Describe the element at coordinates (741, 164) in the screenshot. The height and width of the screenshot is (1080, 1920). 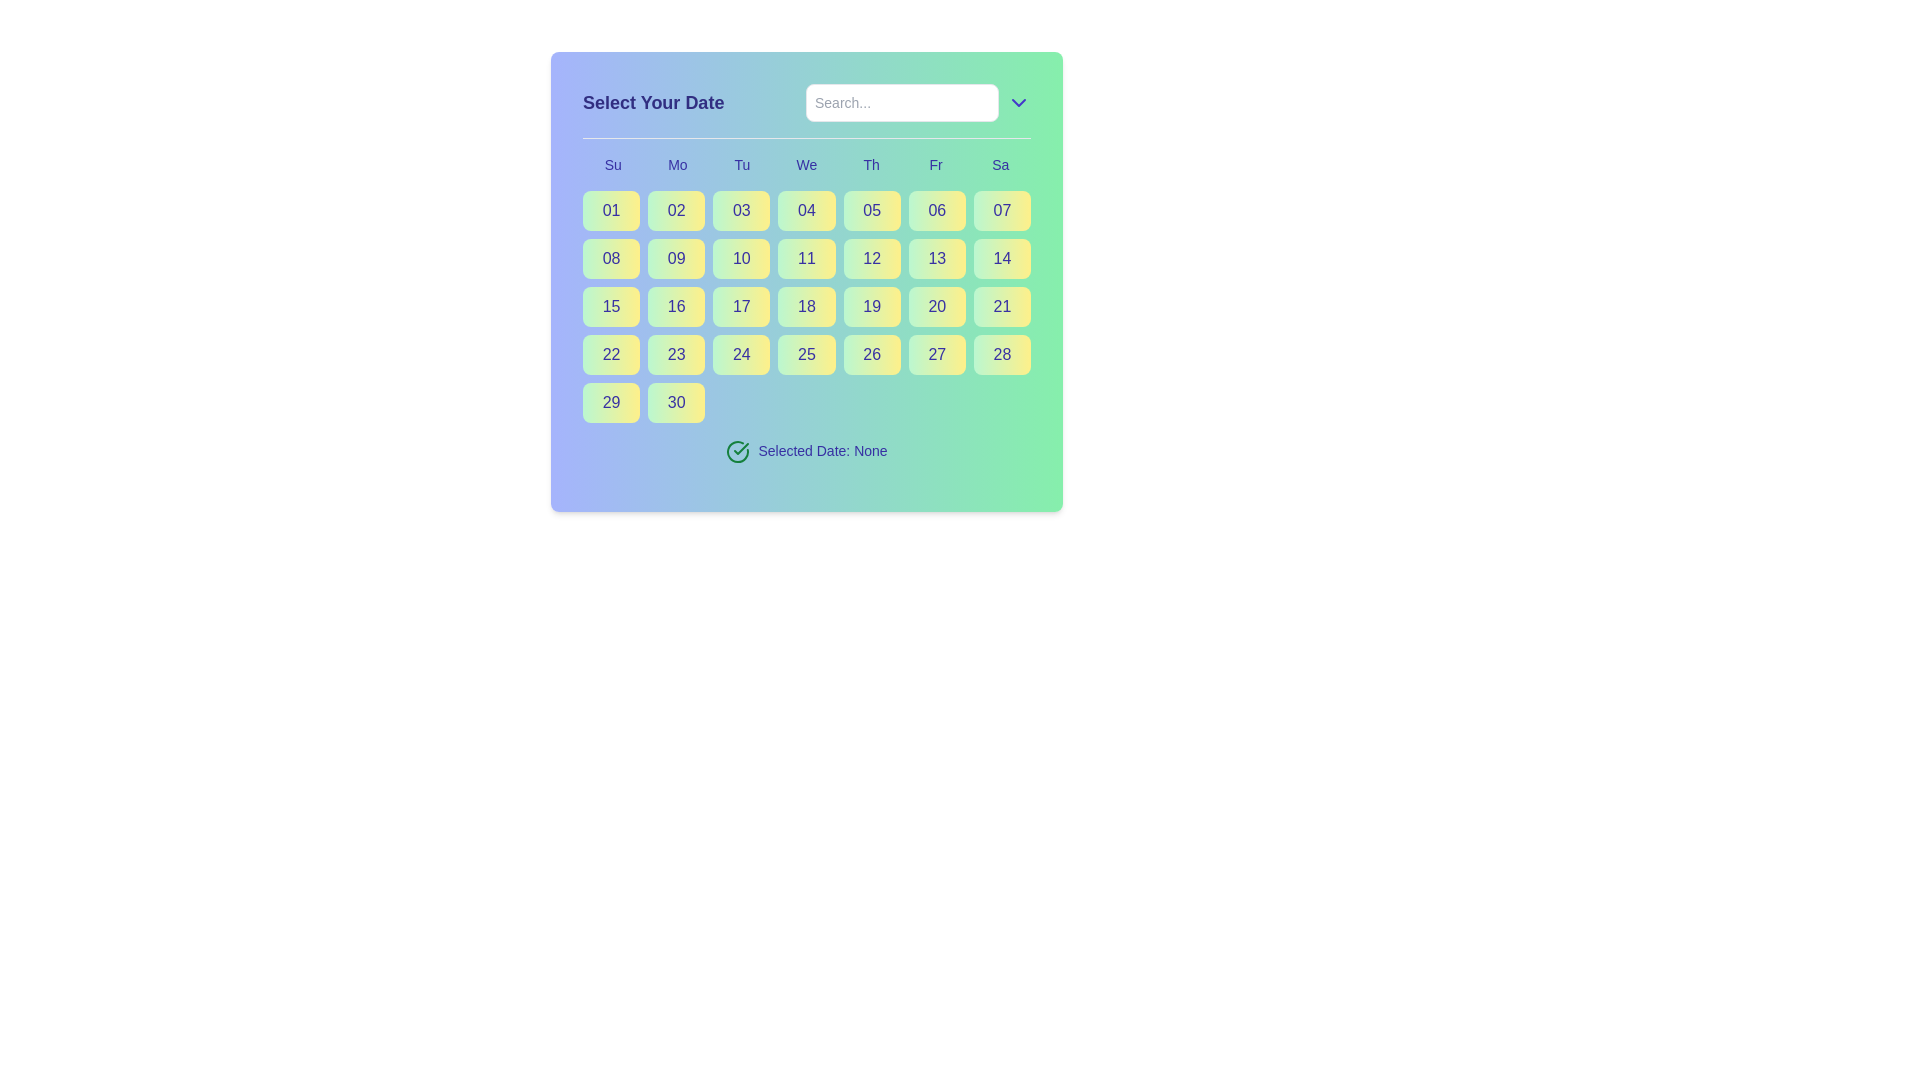
I see `the text label 'Tu' which represents Tuesday in the calendar header, styled in blue with medium font, positioned between 'Mo' and 'We'` at that location.